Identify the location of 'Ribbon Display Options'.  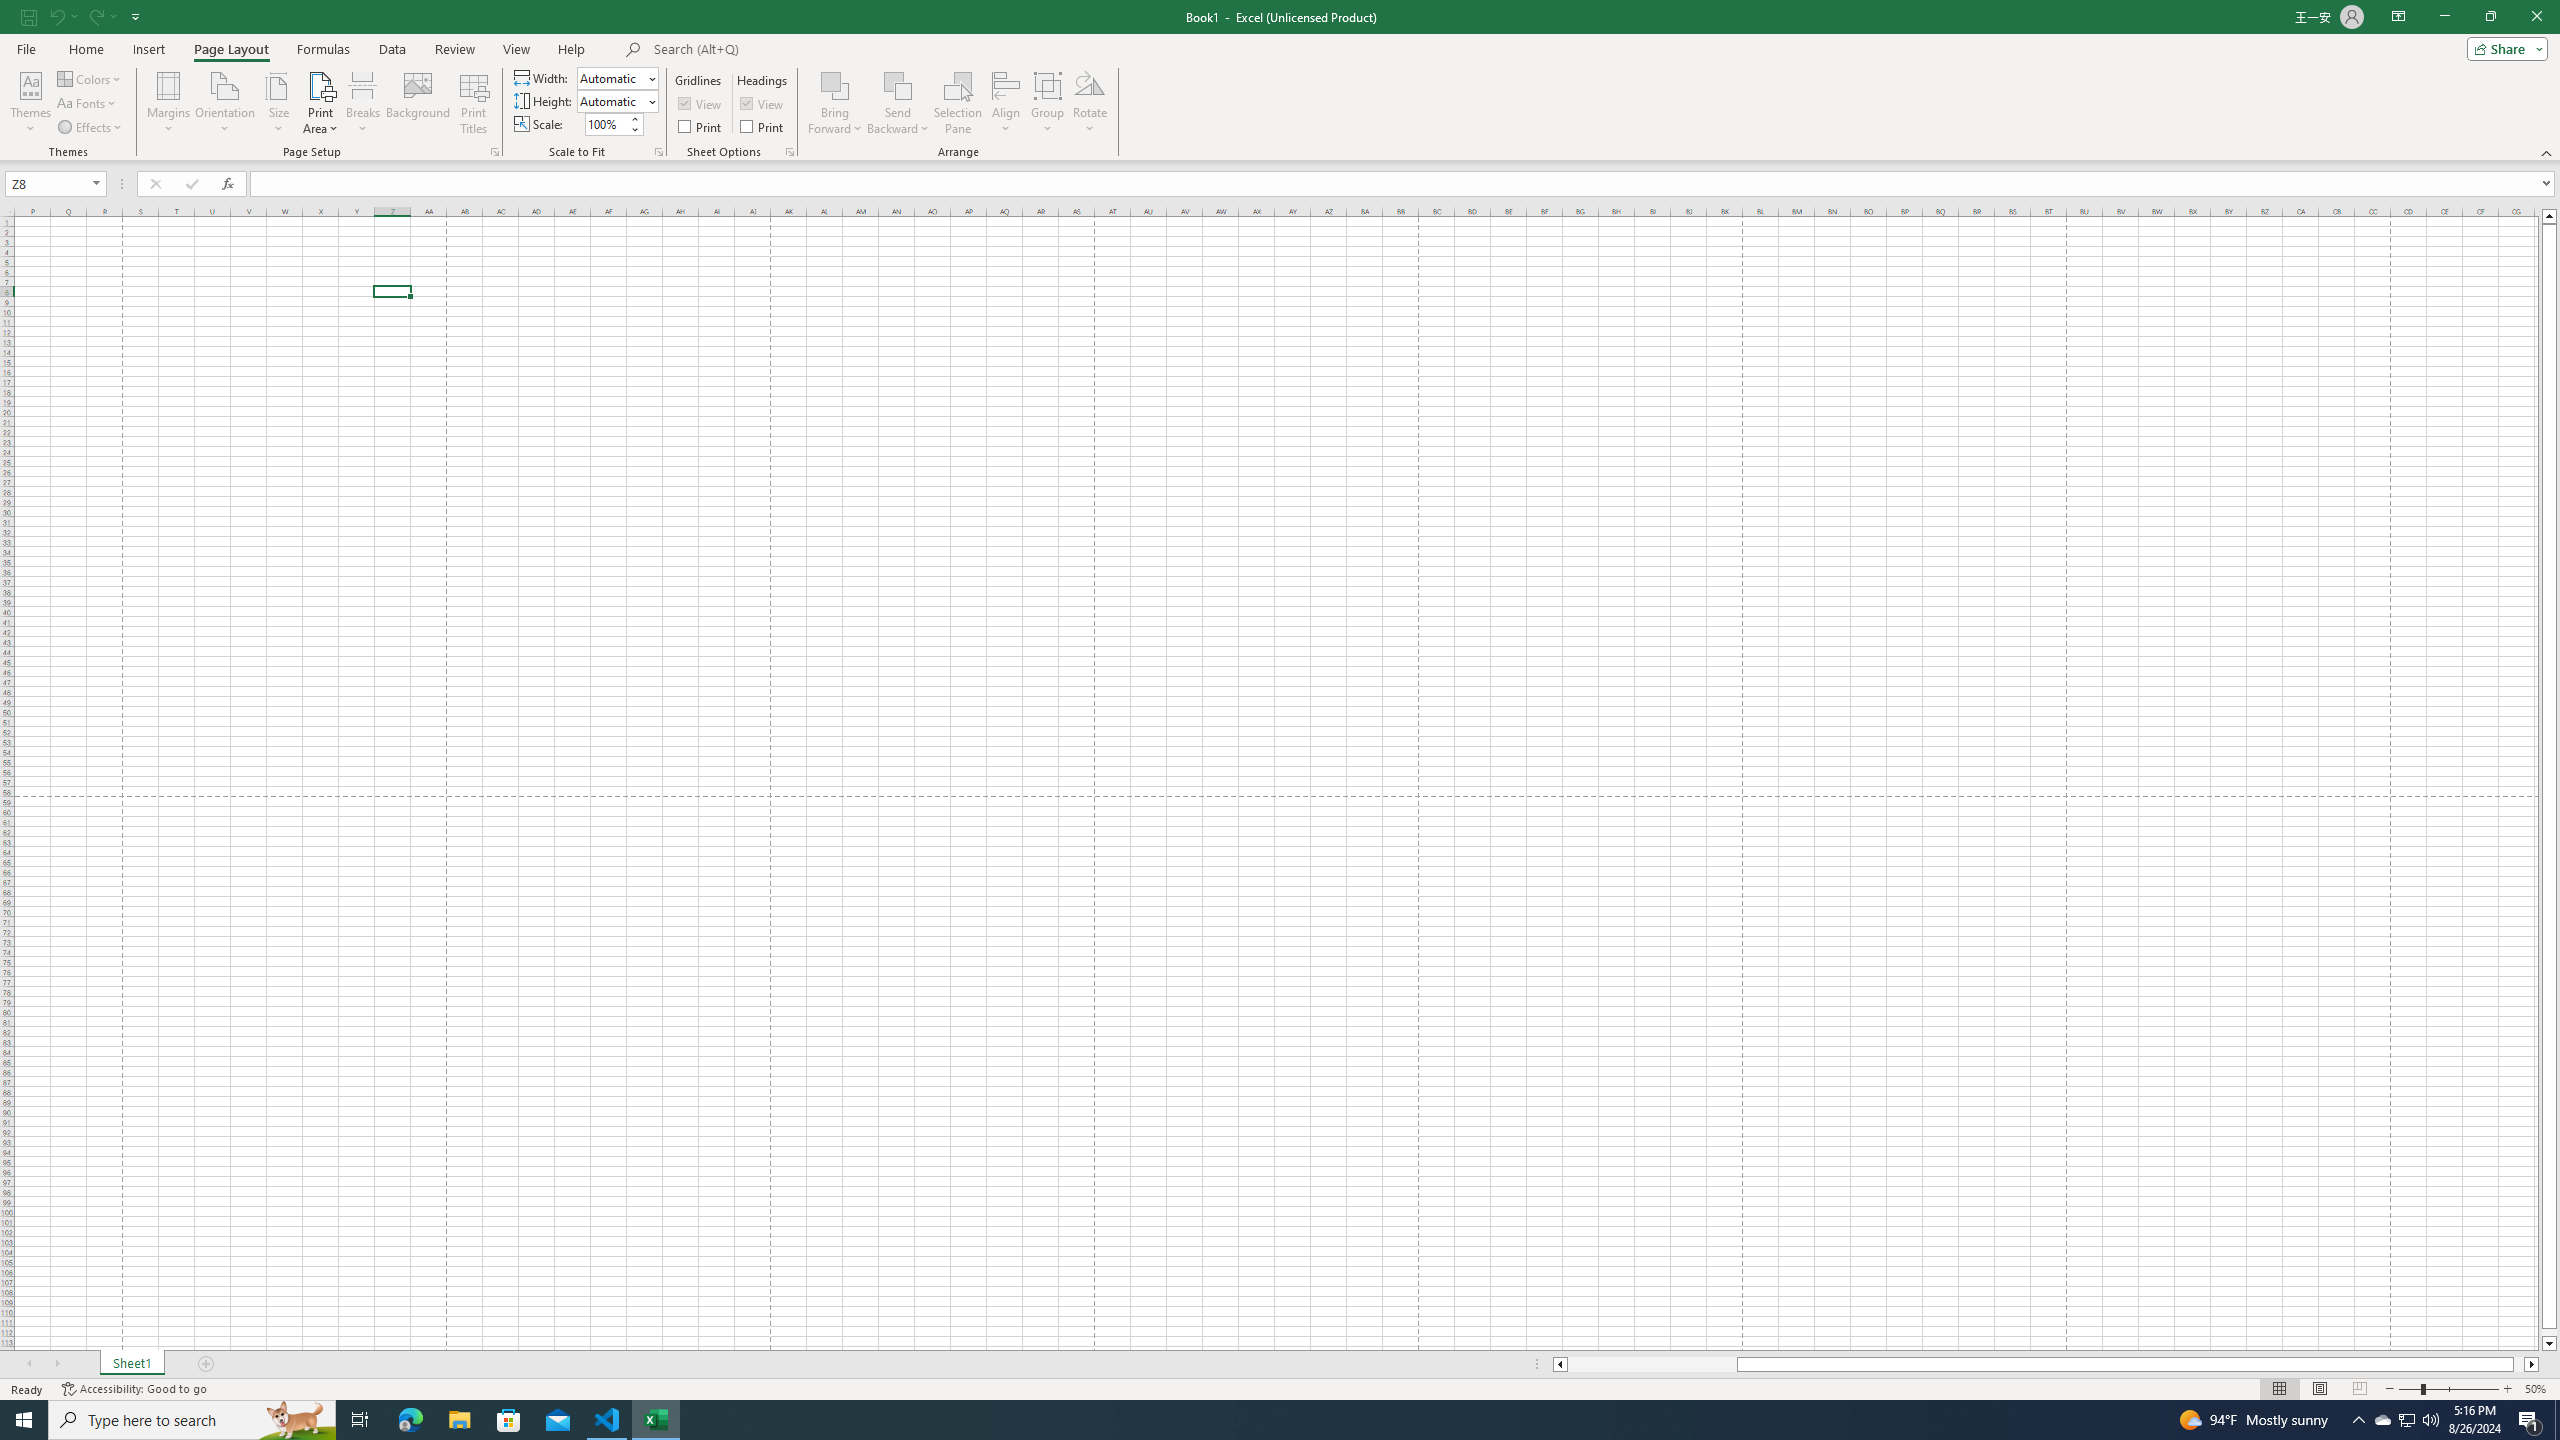
(2397, 16).